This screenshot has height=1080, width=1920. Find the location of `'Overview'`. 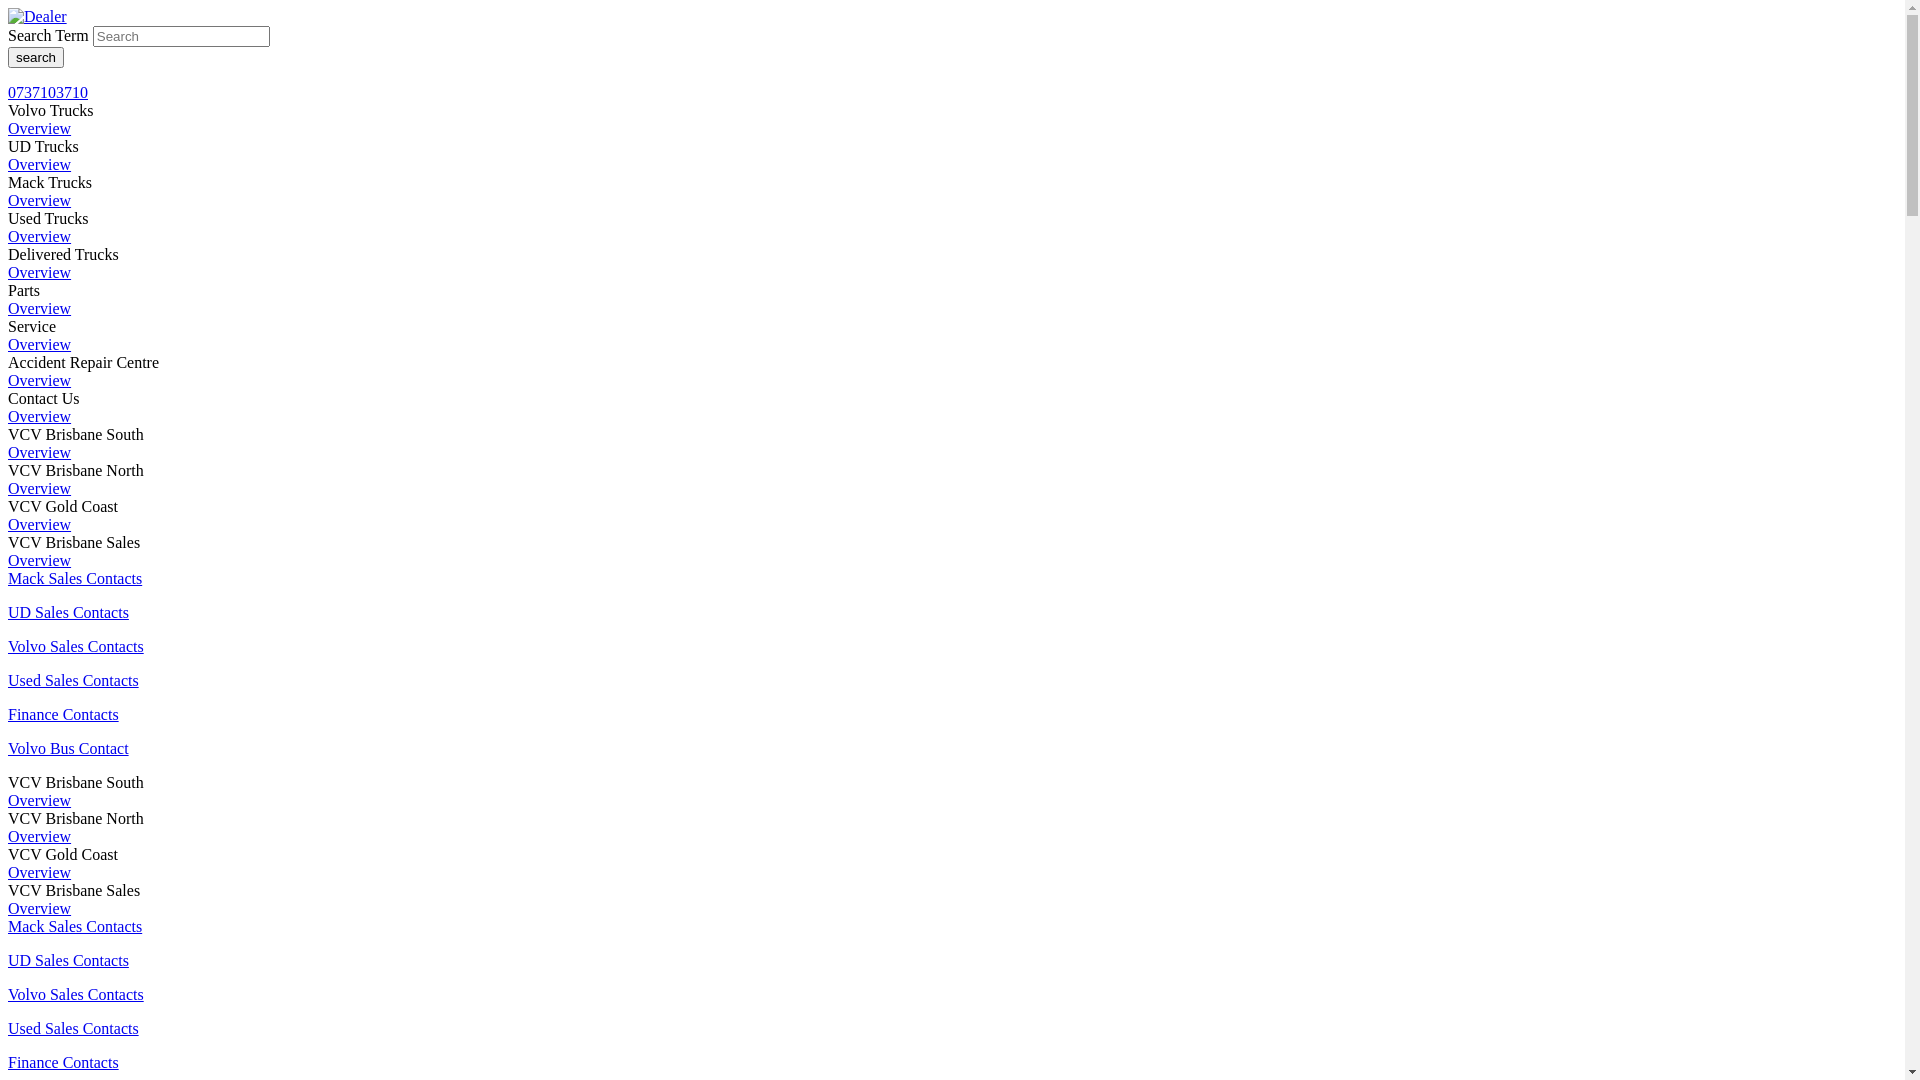

'Overview' is located at coordinates (39, 128).